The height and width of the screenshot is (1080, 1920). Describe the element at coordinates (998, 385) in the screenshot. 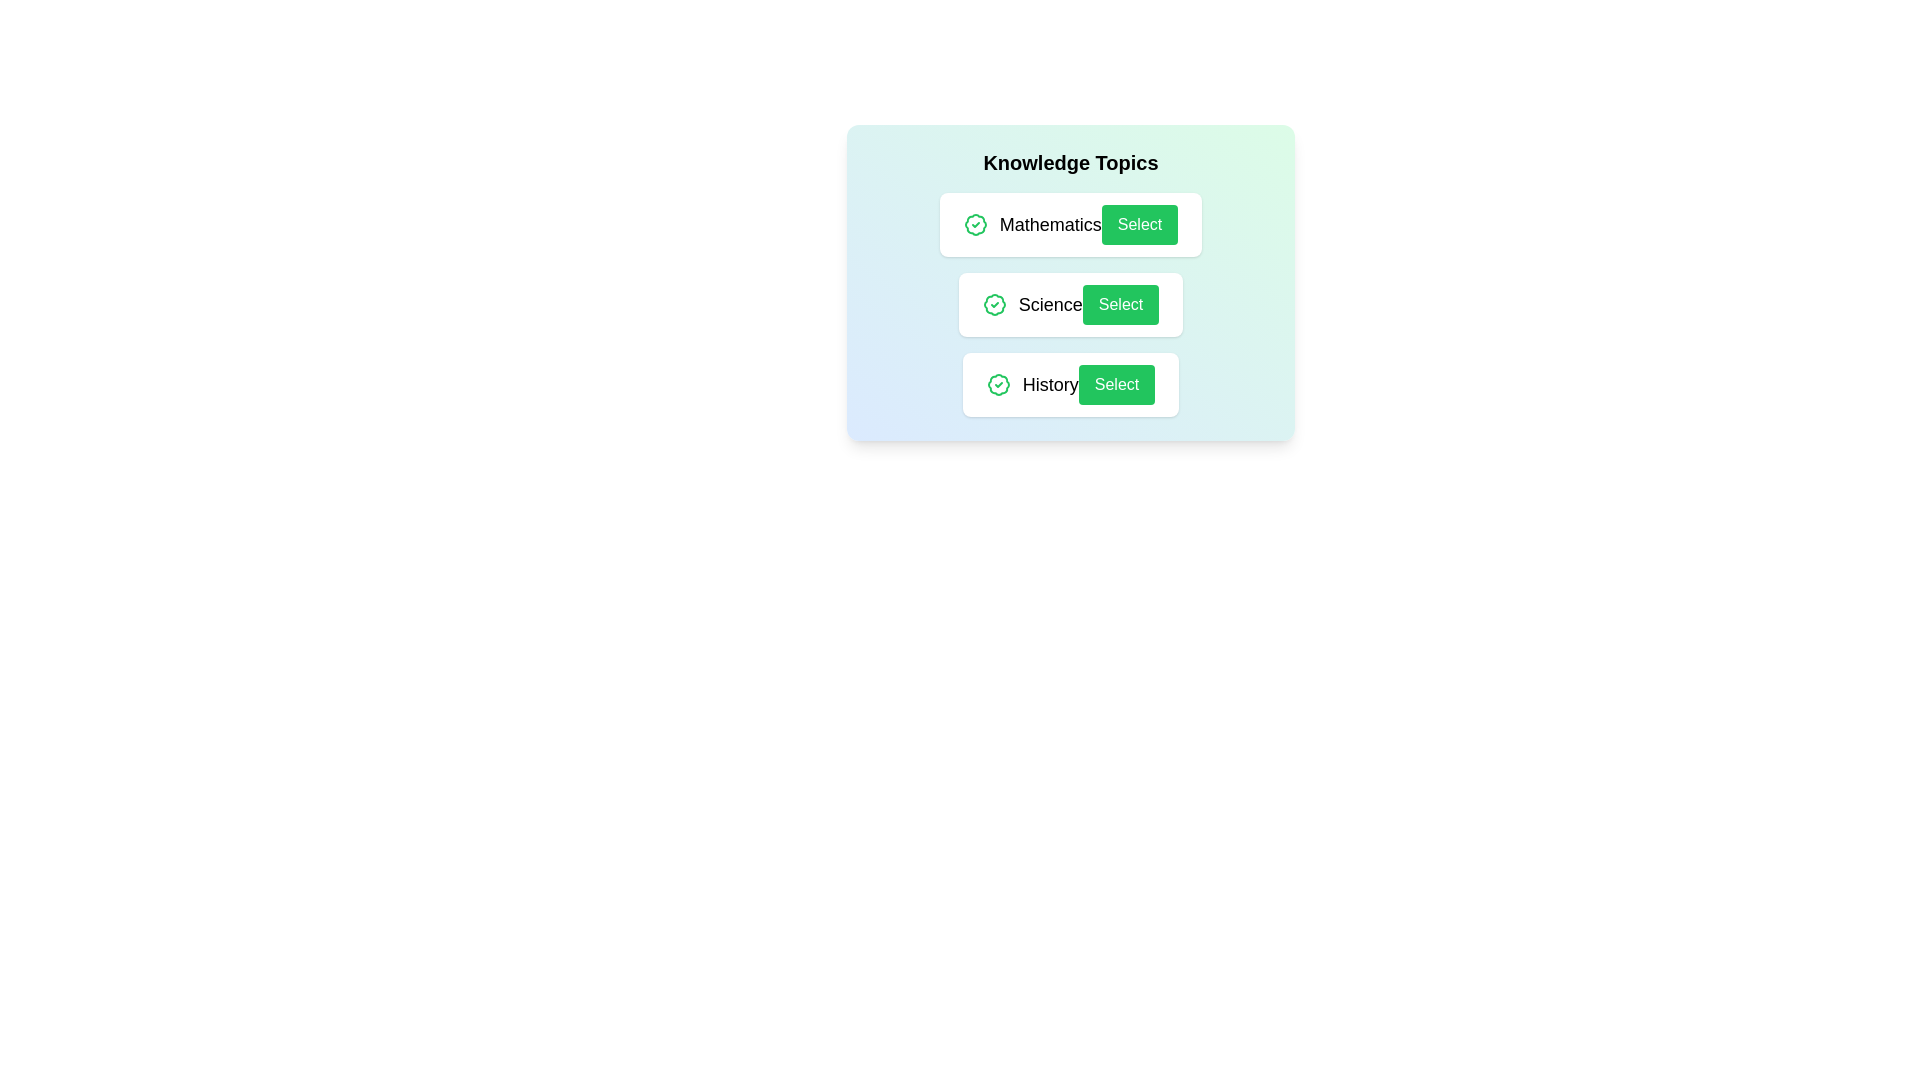

I see `the badge icon next to the topic History` at that location.